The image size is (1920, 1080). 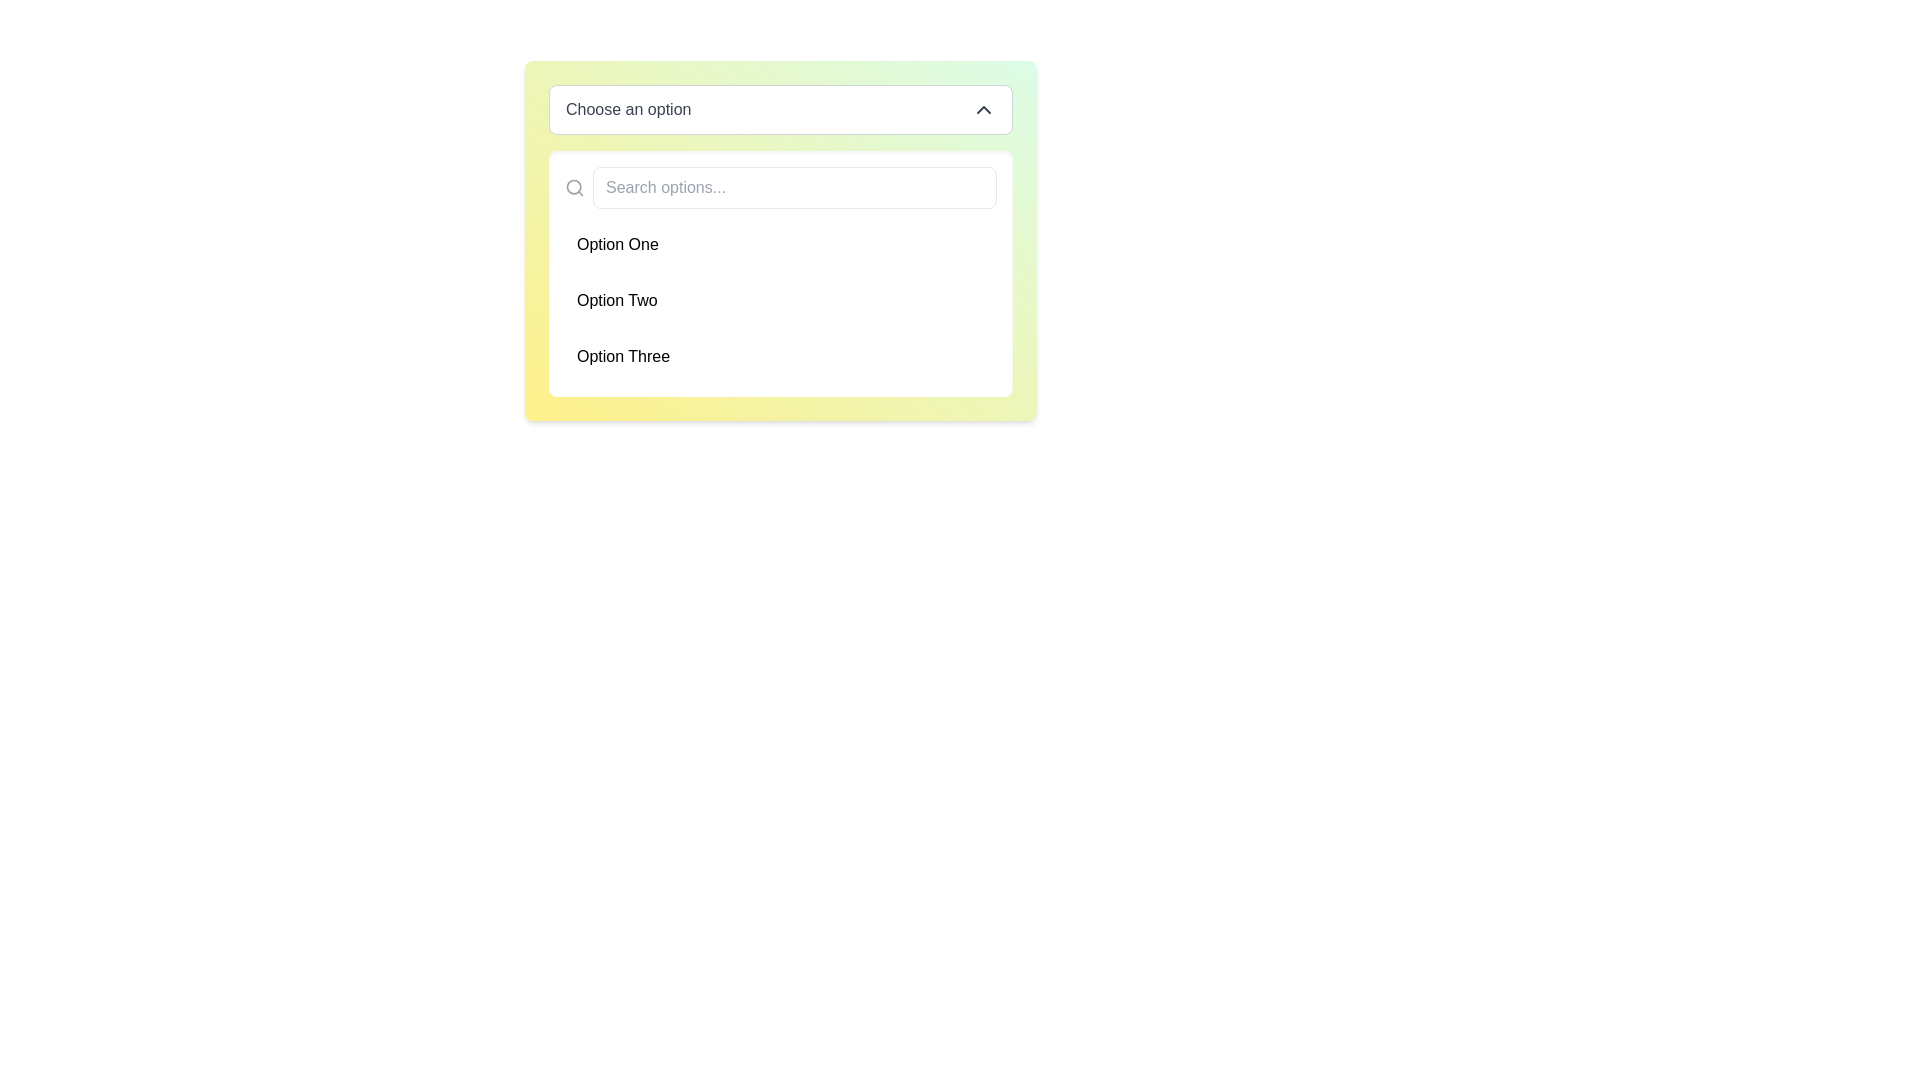 I want to click on the magnifying glass icon, which is styled as an SVG element and located to the far left of the search input box, to interact with it, so click(x=574, y=188).